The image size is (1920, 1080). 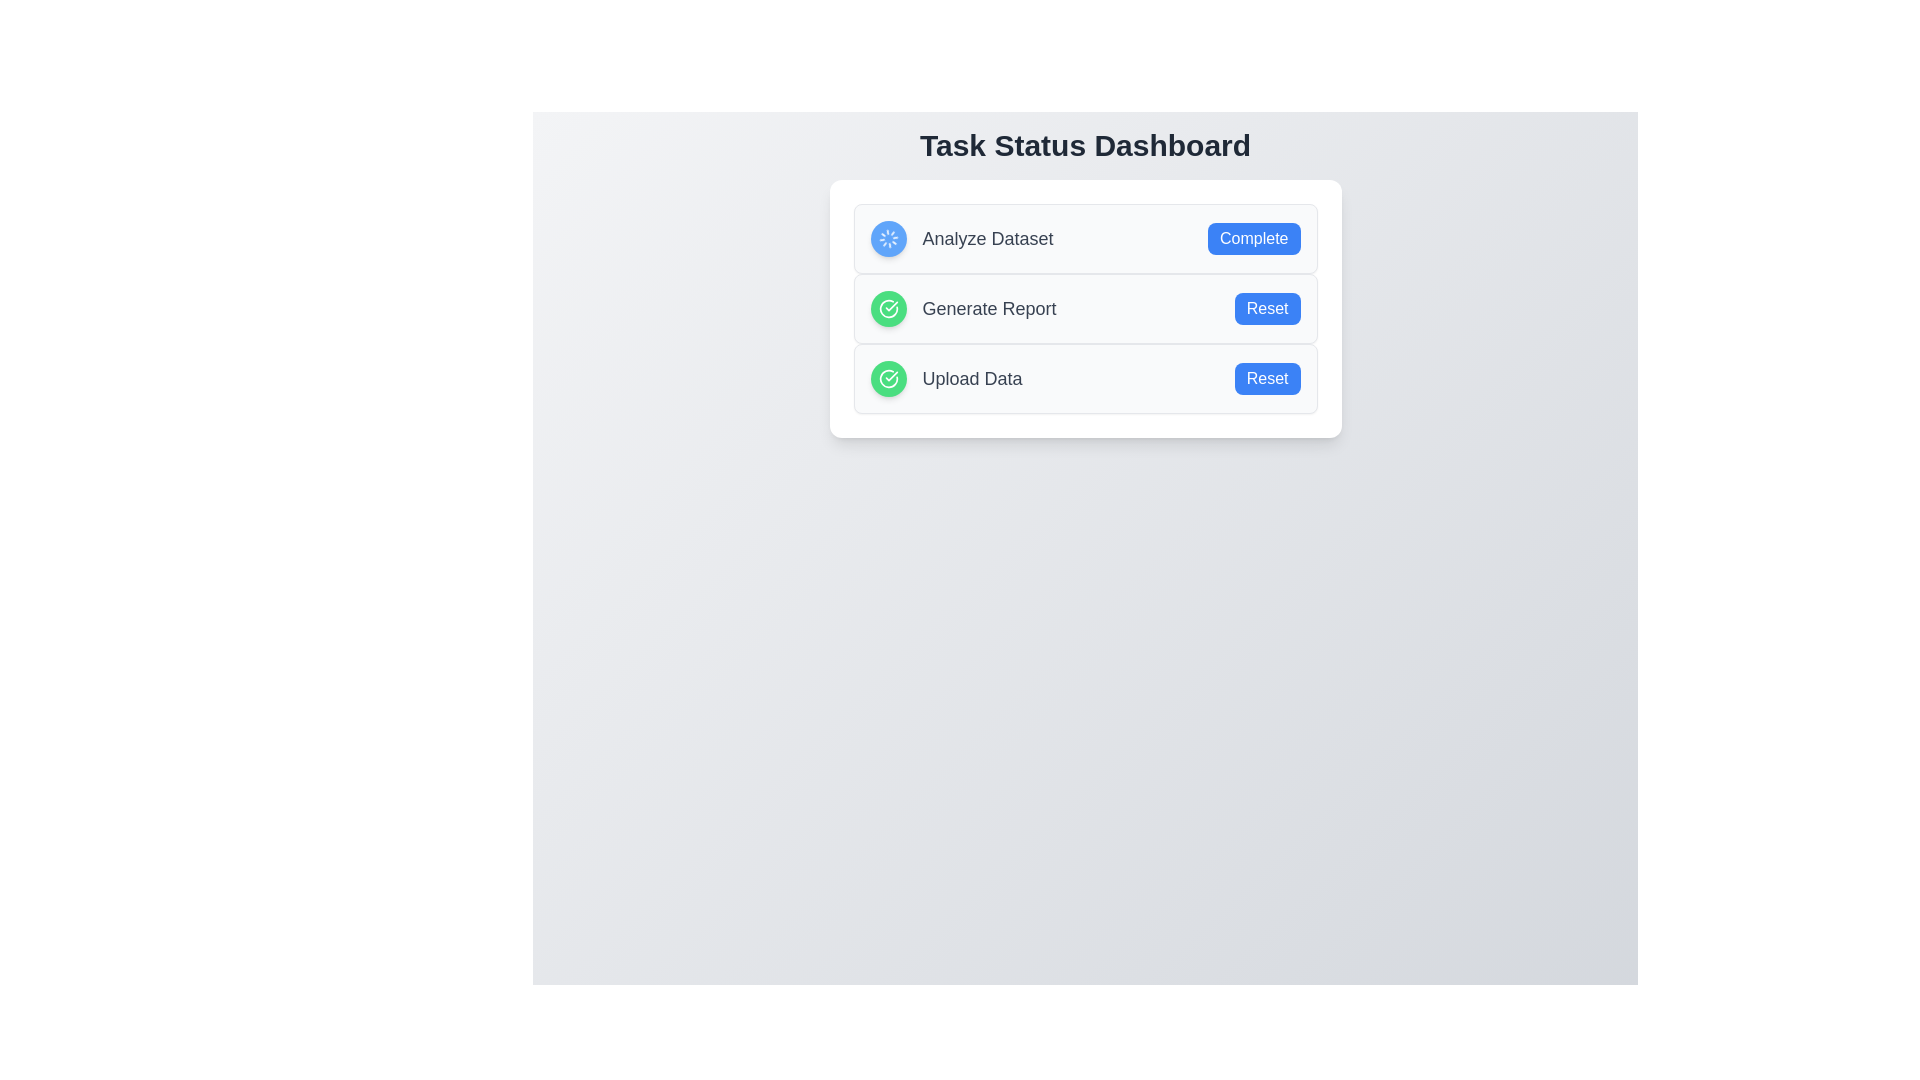 I want to click on the 'Complete' button, a rectangular button with rounded edges and a blue background, located next to the 'Analyze Dataset' text in the top row of tasks, so click(x=1253, y=238).